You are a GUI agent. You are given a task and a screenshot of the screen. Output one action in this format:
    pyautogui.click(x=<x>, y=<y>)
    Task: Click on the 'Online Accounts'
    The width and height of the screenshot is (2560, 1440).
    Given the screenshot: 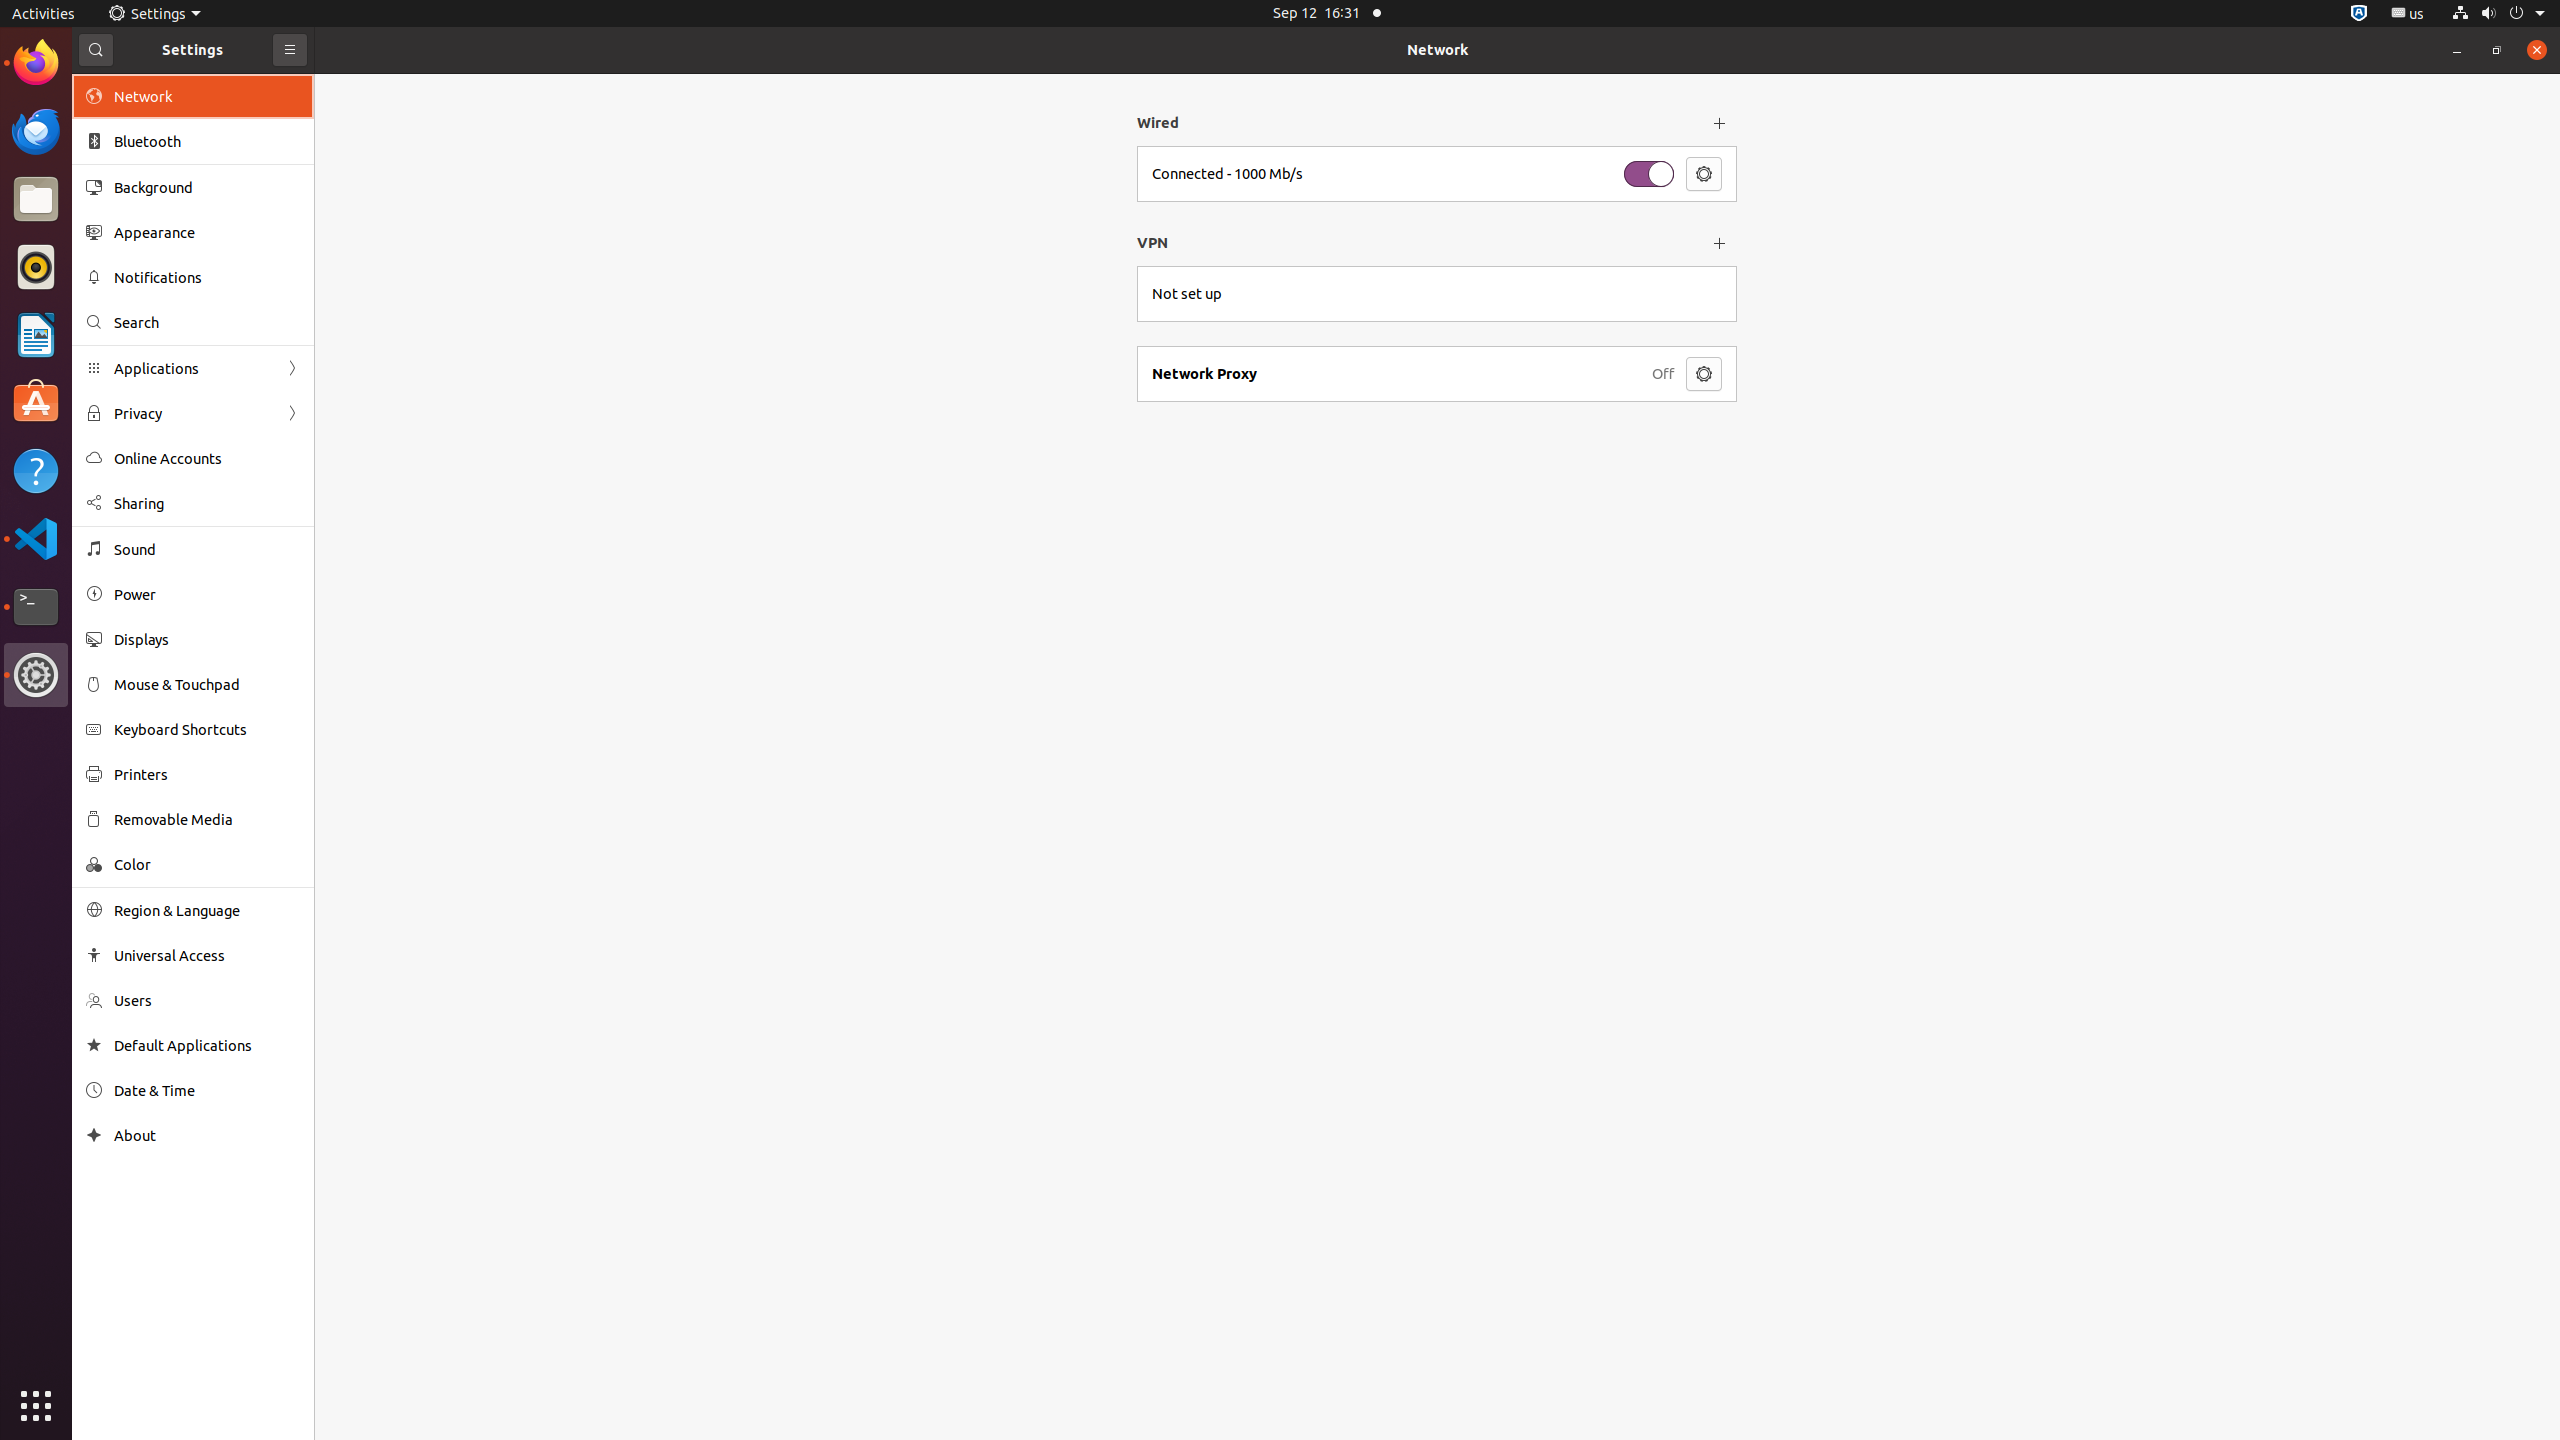 What is the action you would take?
    pyautogui.click(x=207, y=457)
    